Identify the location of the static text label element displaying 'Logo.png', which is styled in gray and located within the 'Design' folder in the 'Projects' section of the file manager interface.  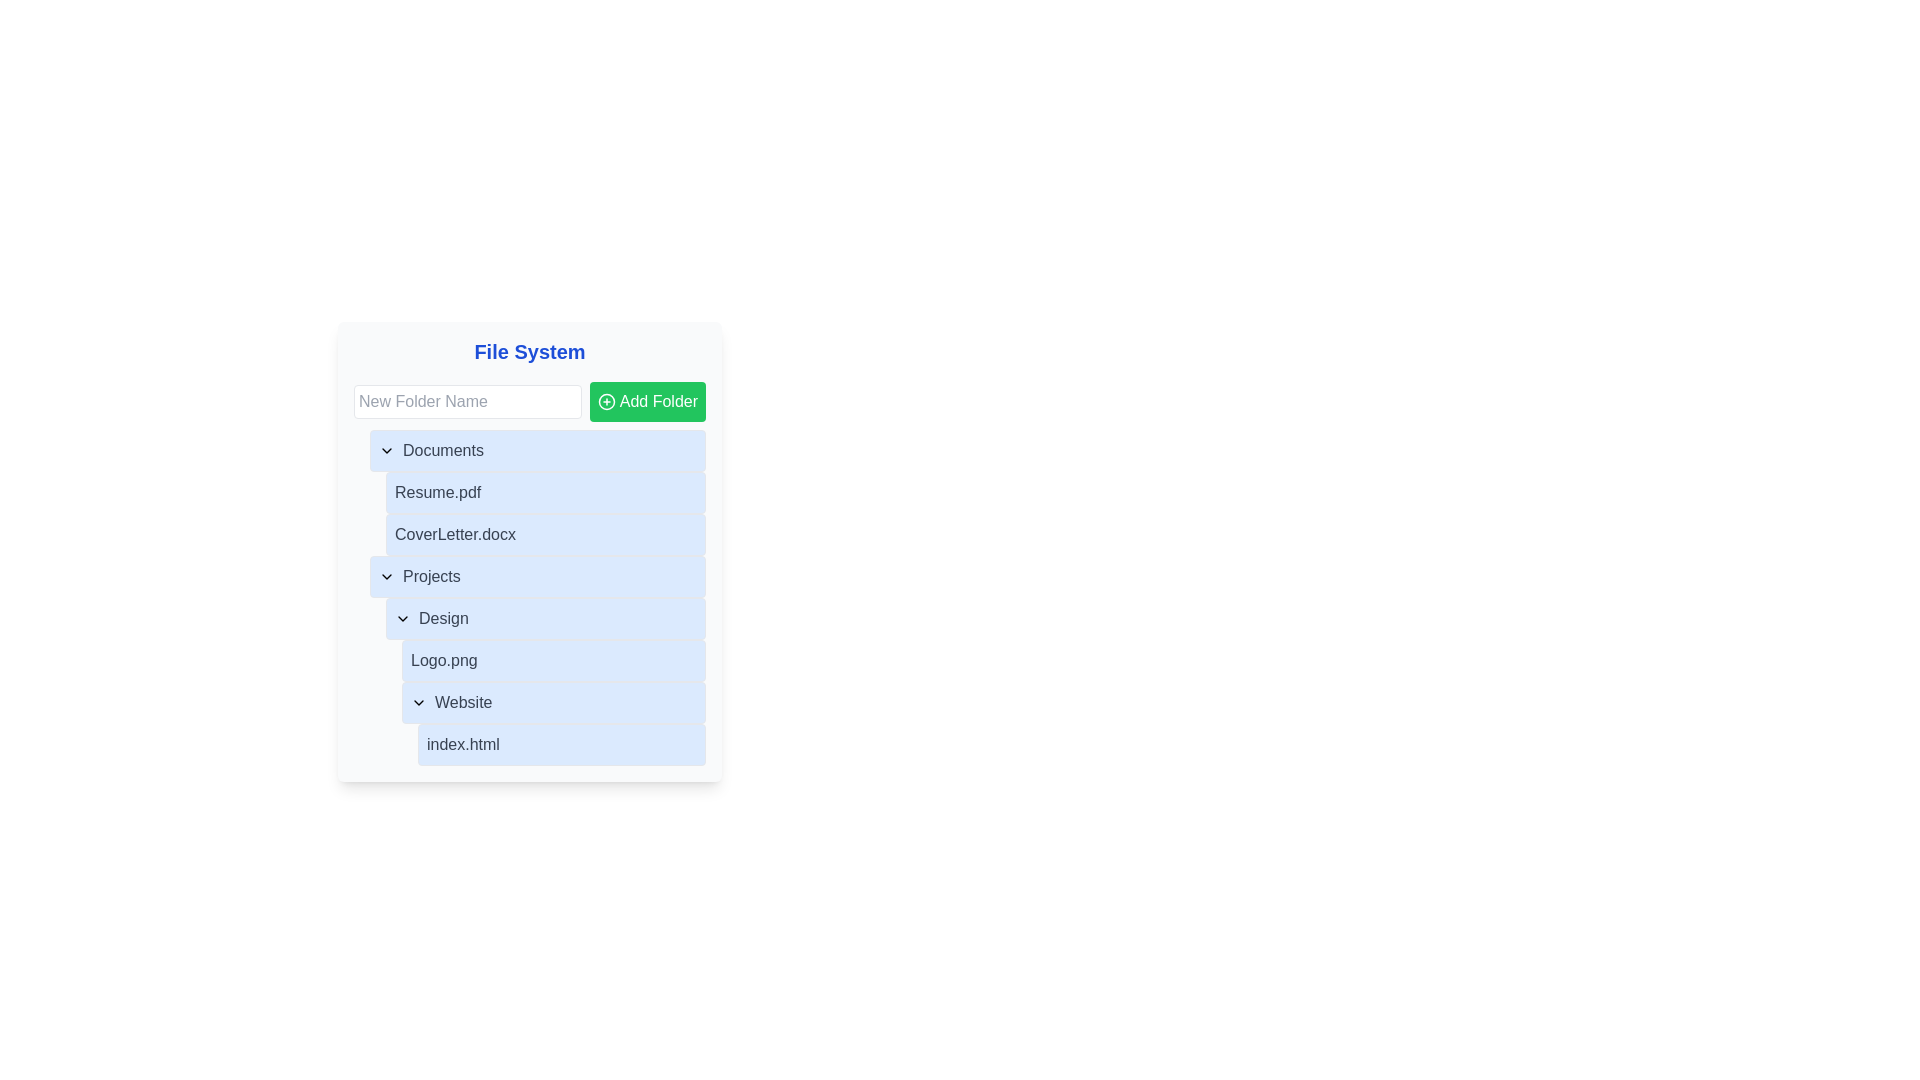
(443, 660).